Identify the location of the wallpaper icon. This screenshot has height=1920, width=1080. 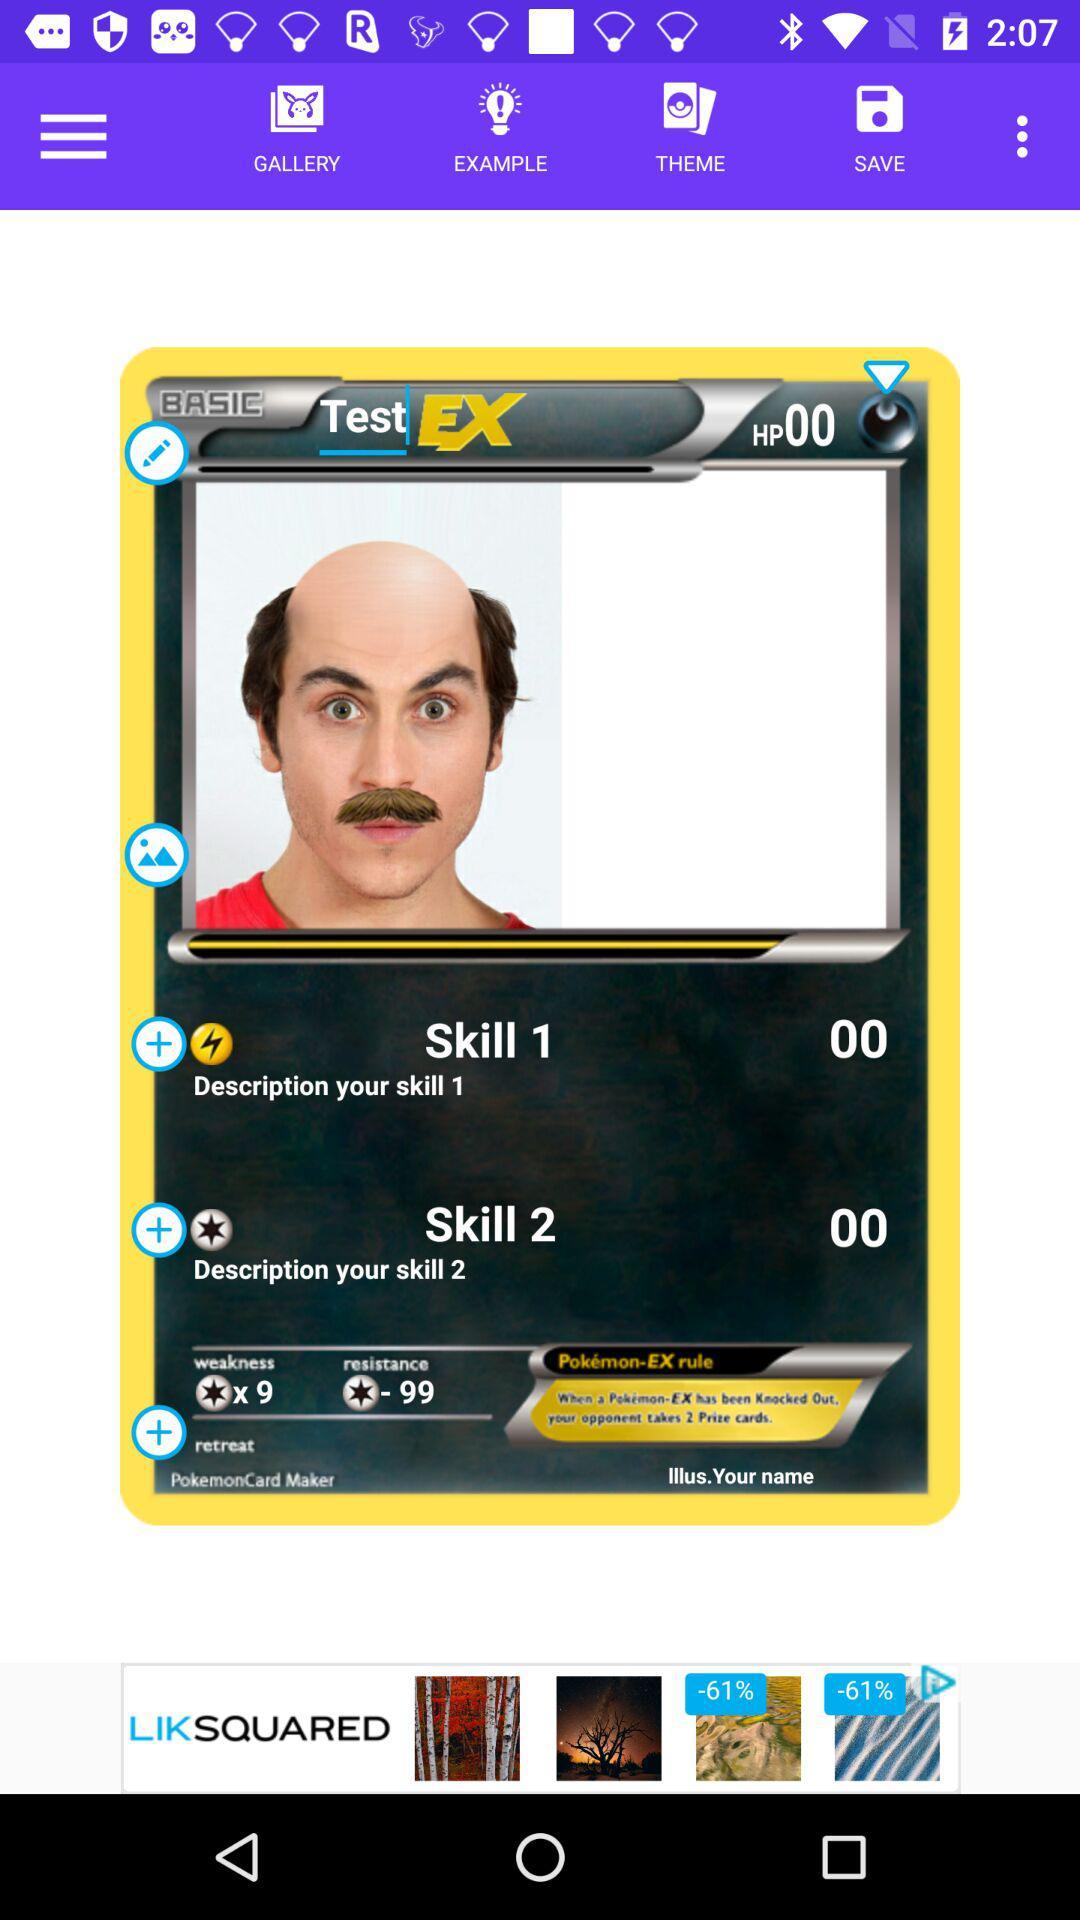
(155, 854).